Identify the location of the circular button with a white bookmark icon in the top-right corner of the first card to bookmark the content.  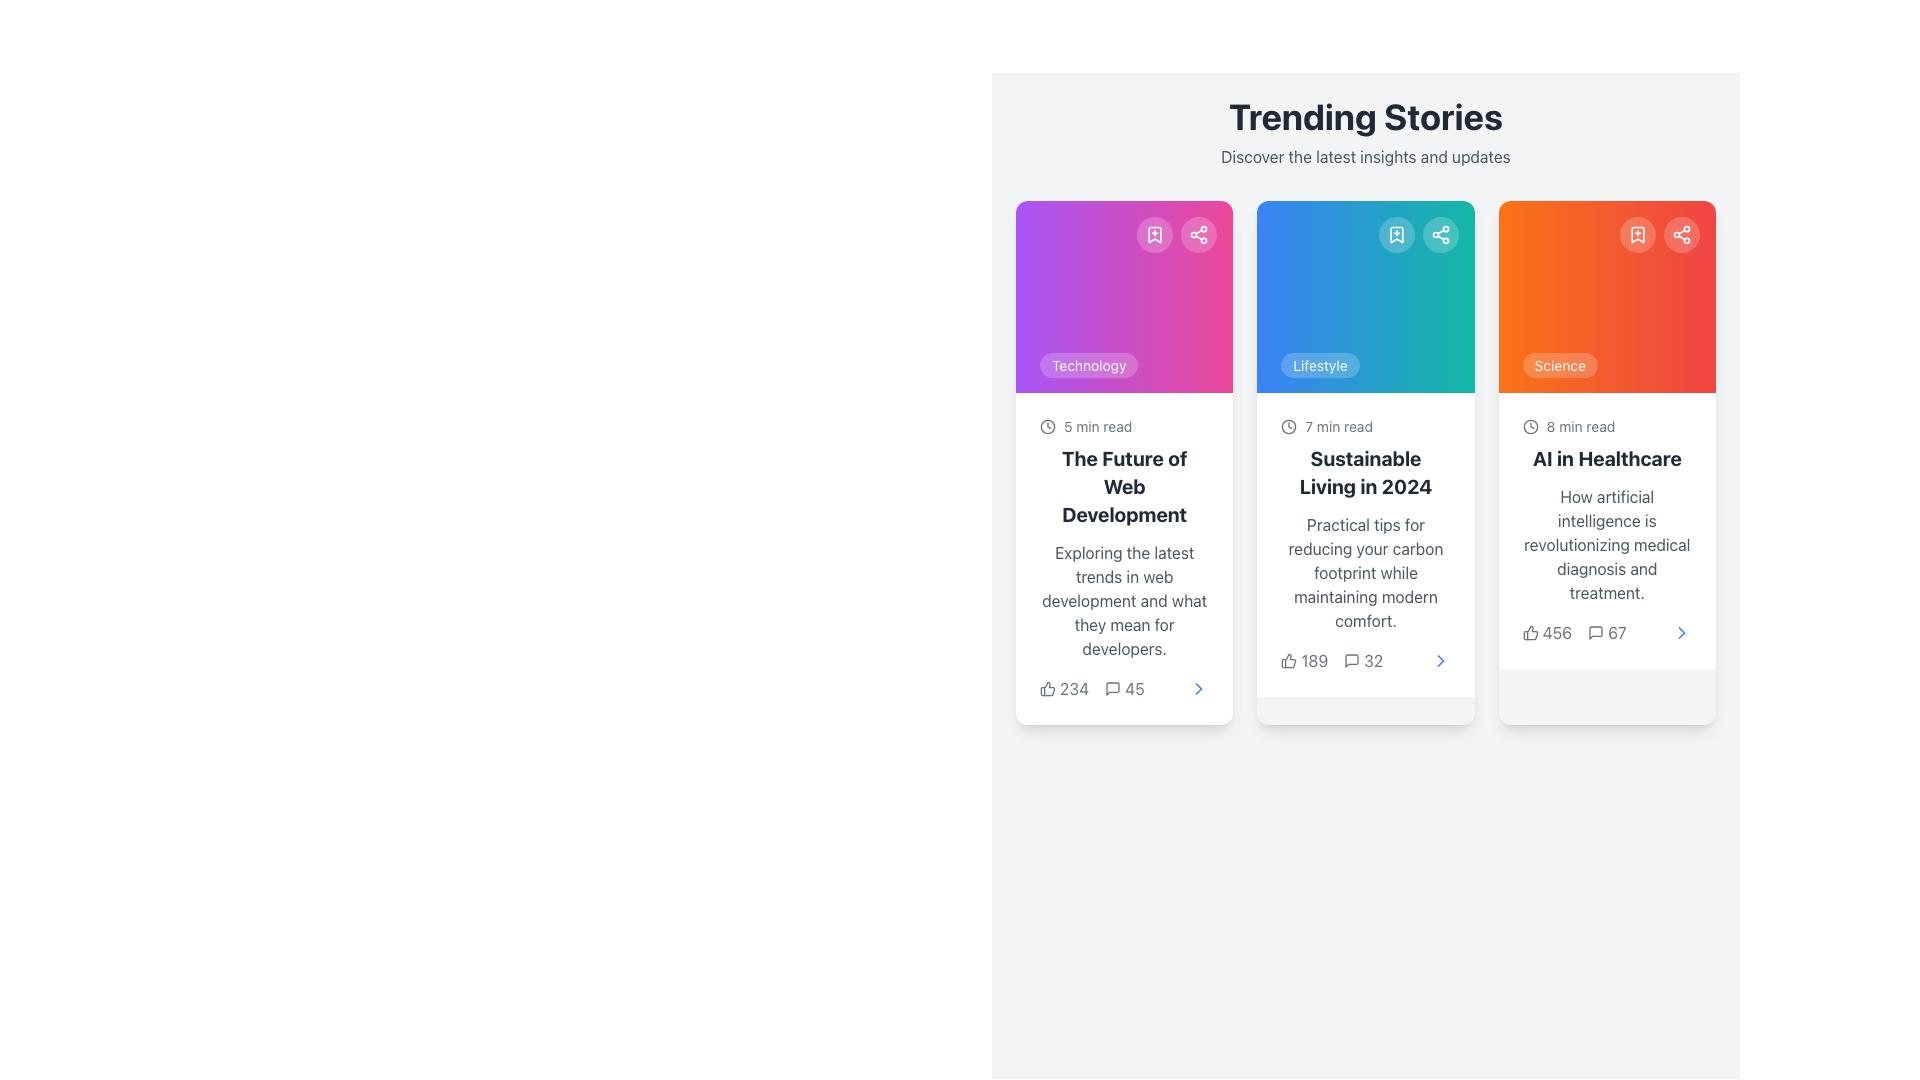
(1155, 234).